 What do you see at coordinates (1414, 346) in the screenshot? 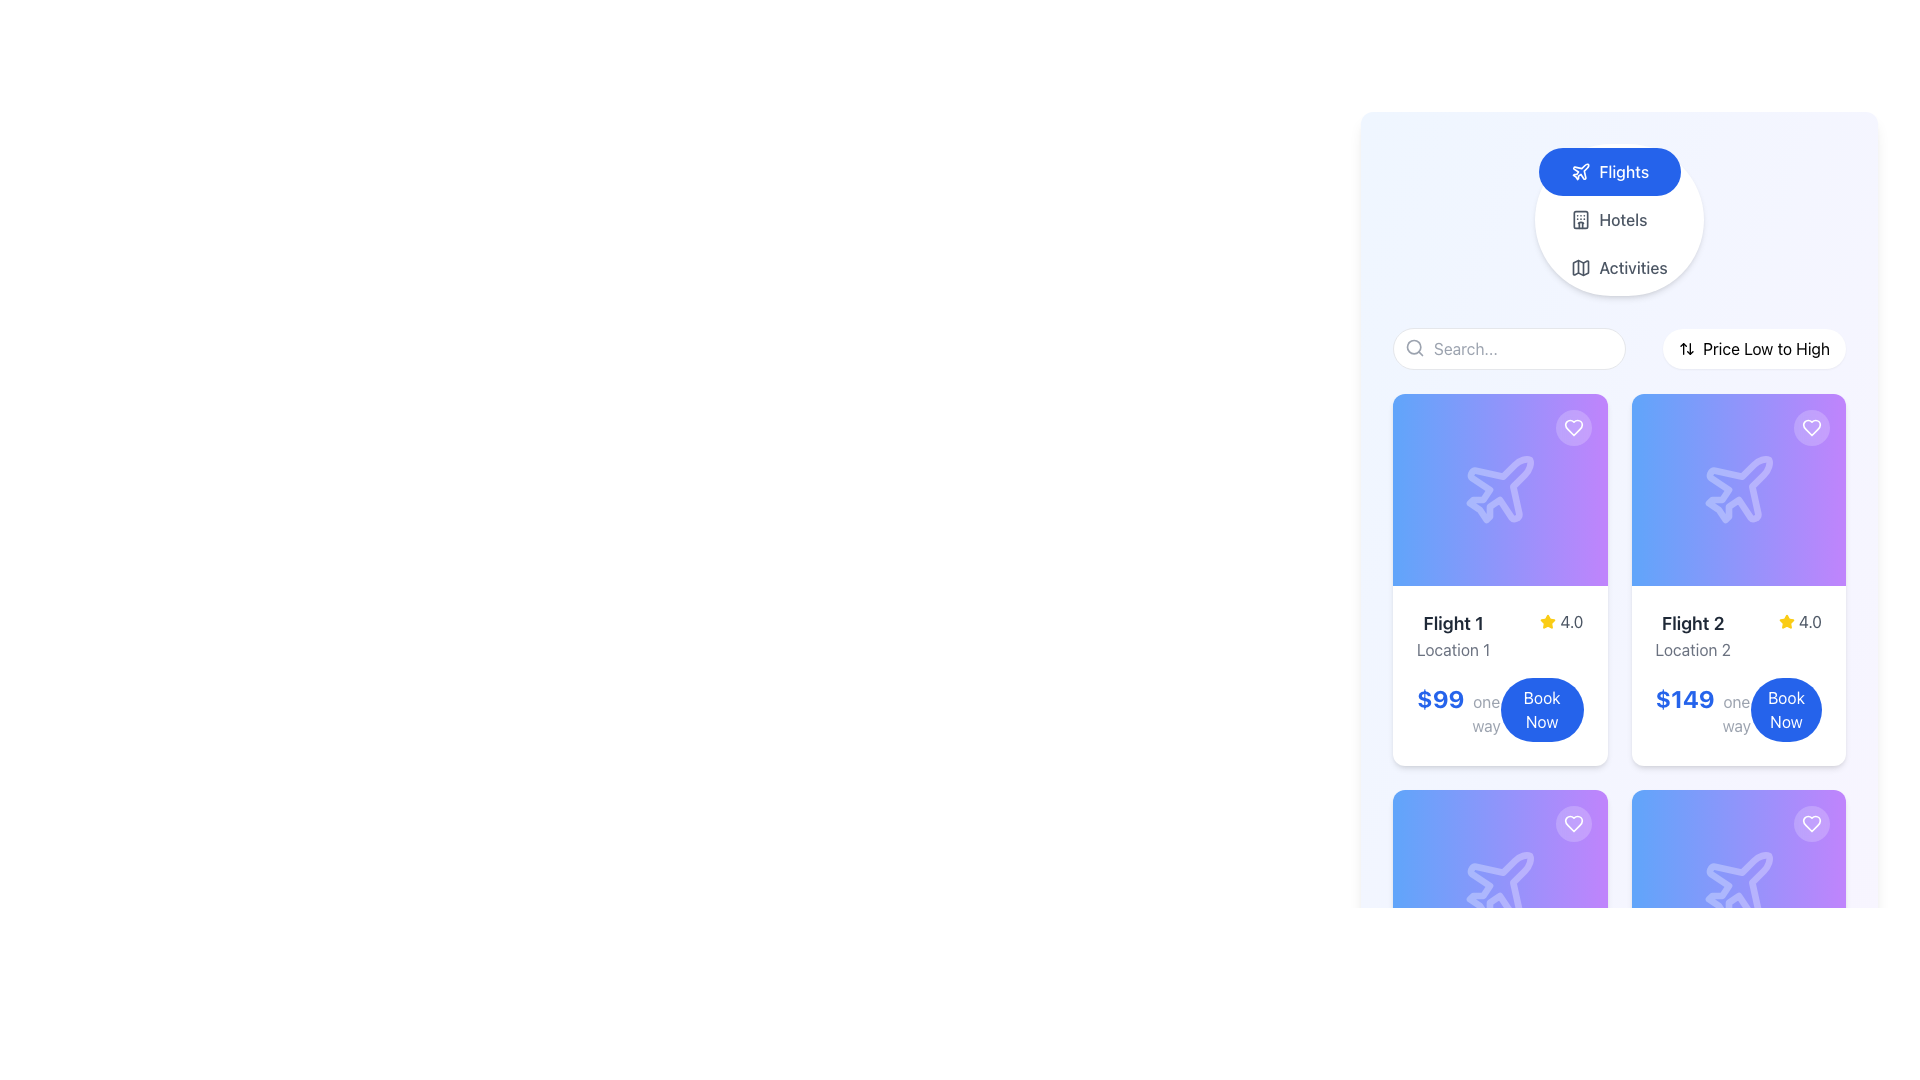
I see `the search icon which represents the search feature, located to the left of the input field` at bounding box center [1414, 346].